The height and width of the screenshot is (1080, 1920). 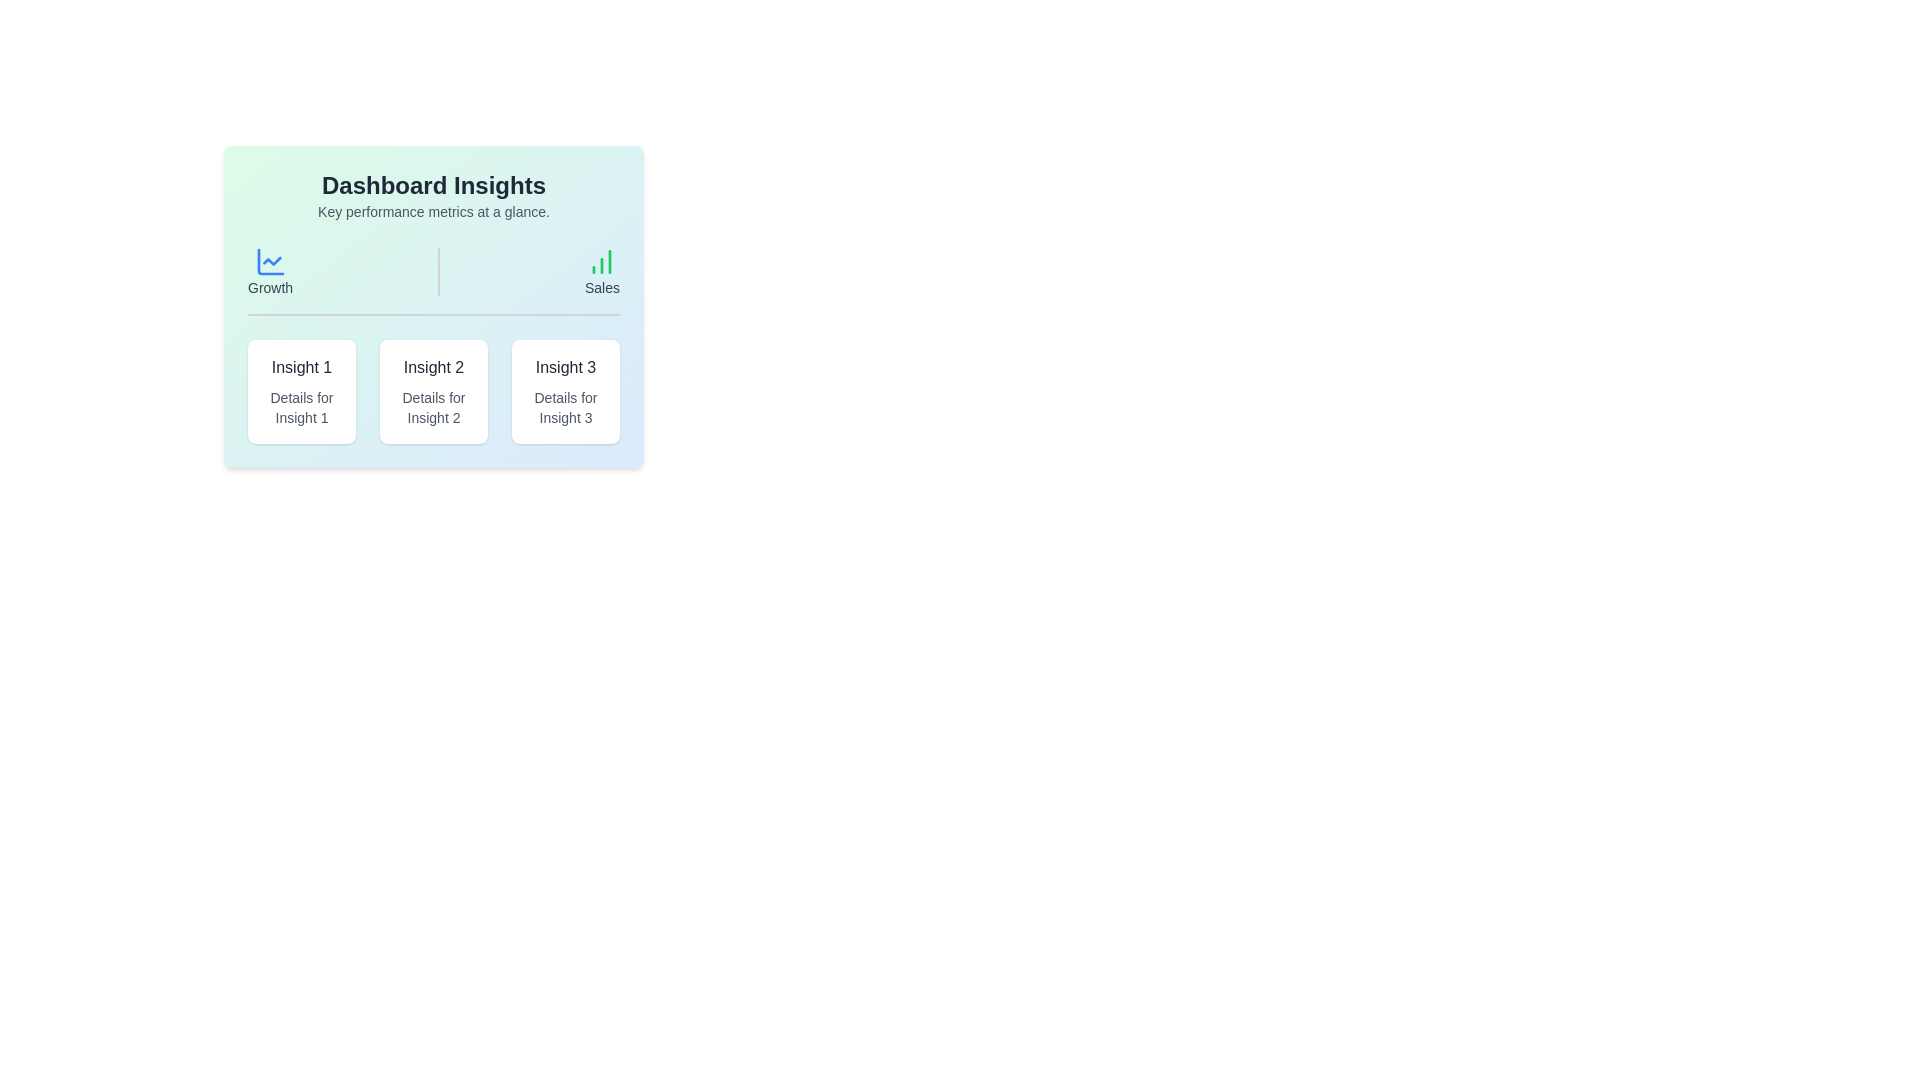 I want to click on the Informational Card titled 'Insight 2' that features a bold title, so click(x=432, y=392).